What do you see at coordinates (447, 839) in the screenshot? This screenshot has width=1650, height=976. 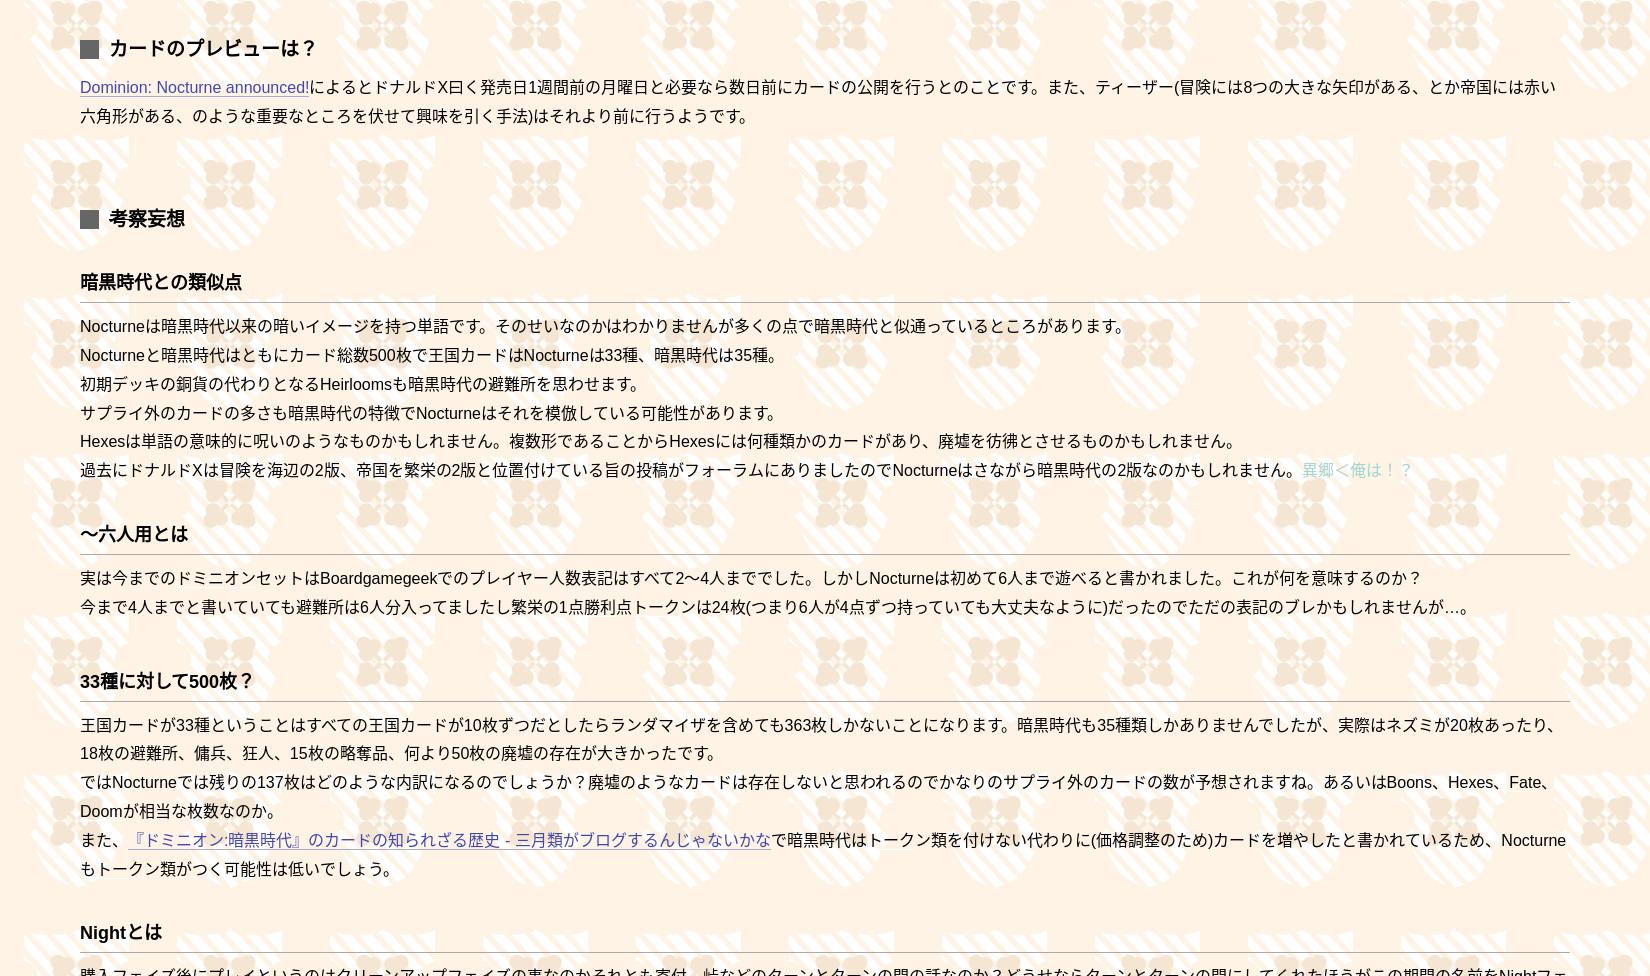 I see `'『ドミニオン:暗黒時代』のカードの知られざる歴史 - 三月類がブログするんじゃないかな'` at bounding box center [447, 839].